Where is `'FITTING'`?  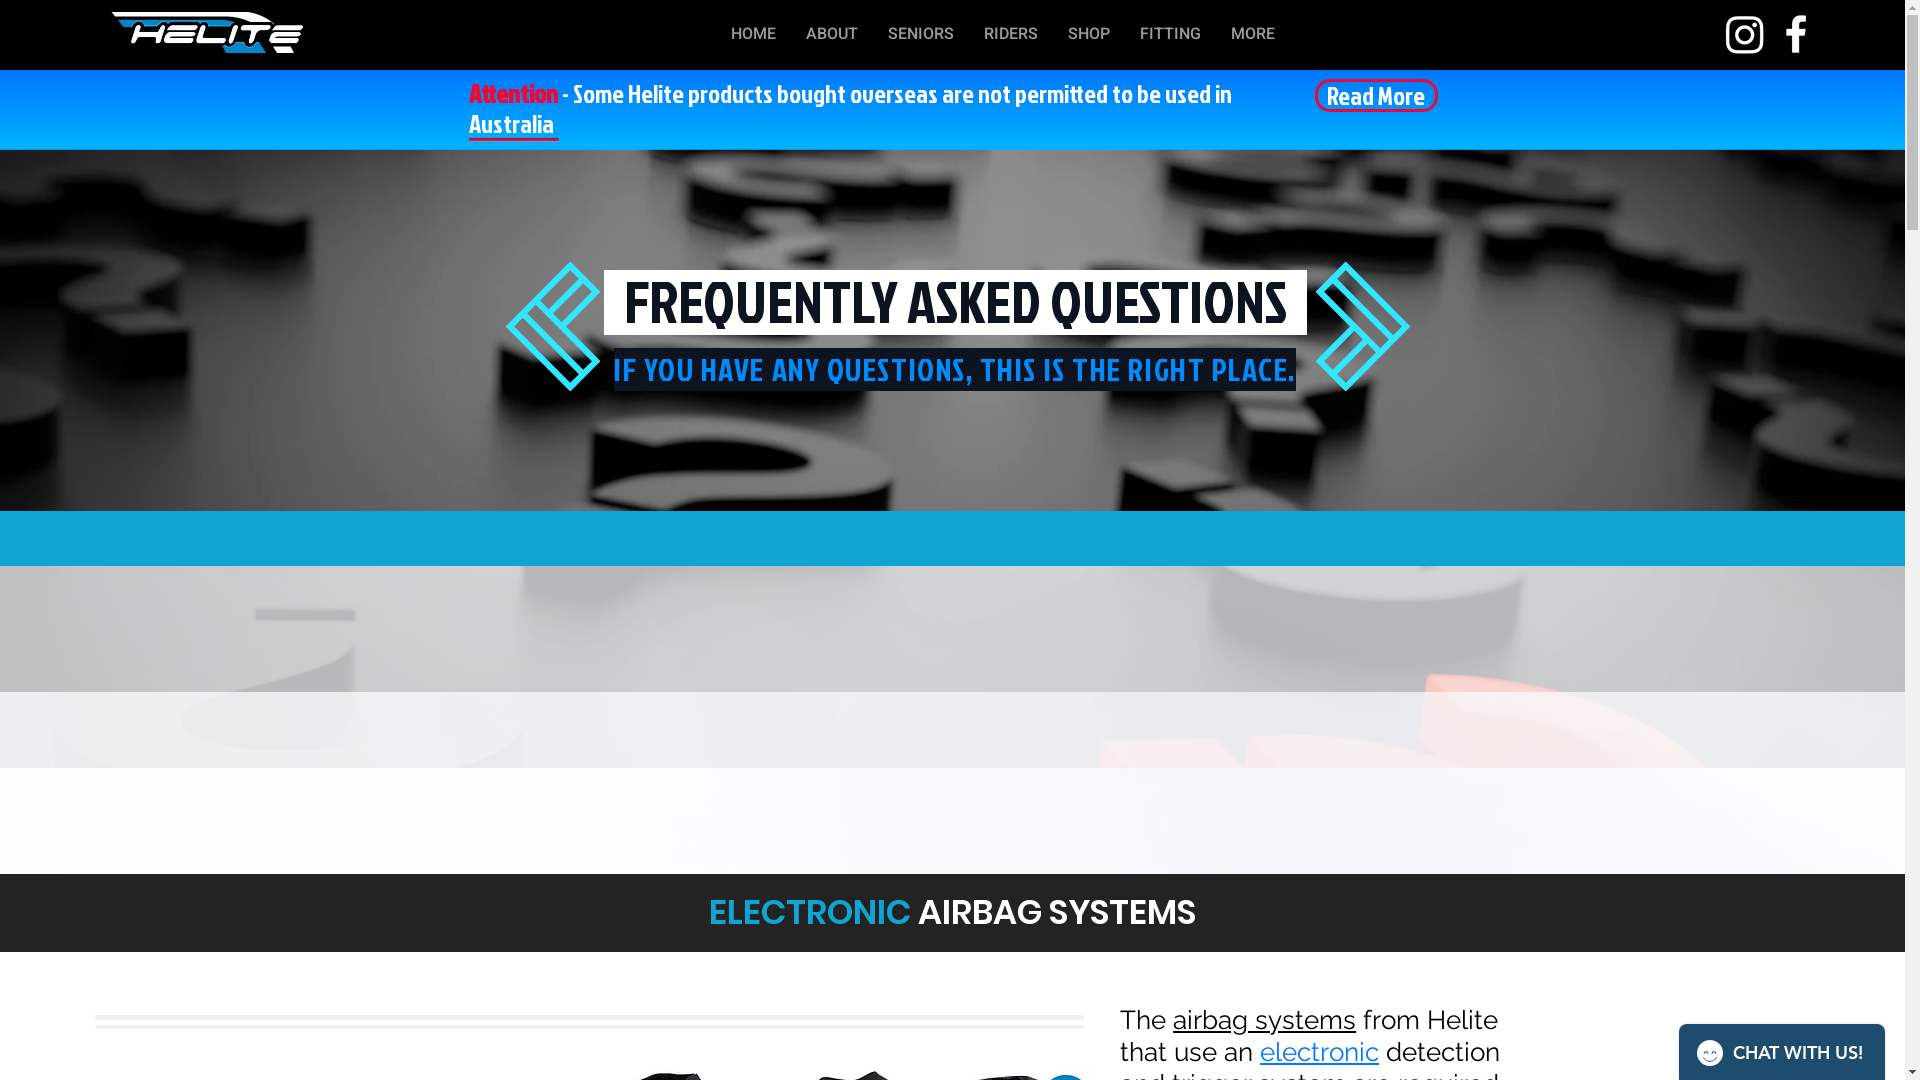
'FITTING' is located at coordinates (1170, 34).